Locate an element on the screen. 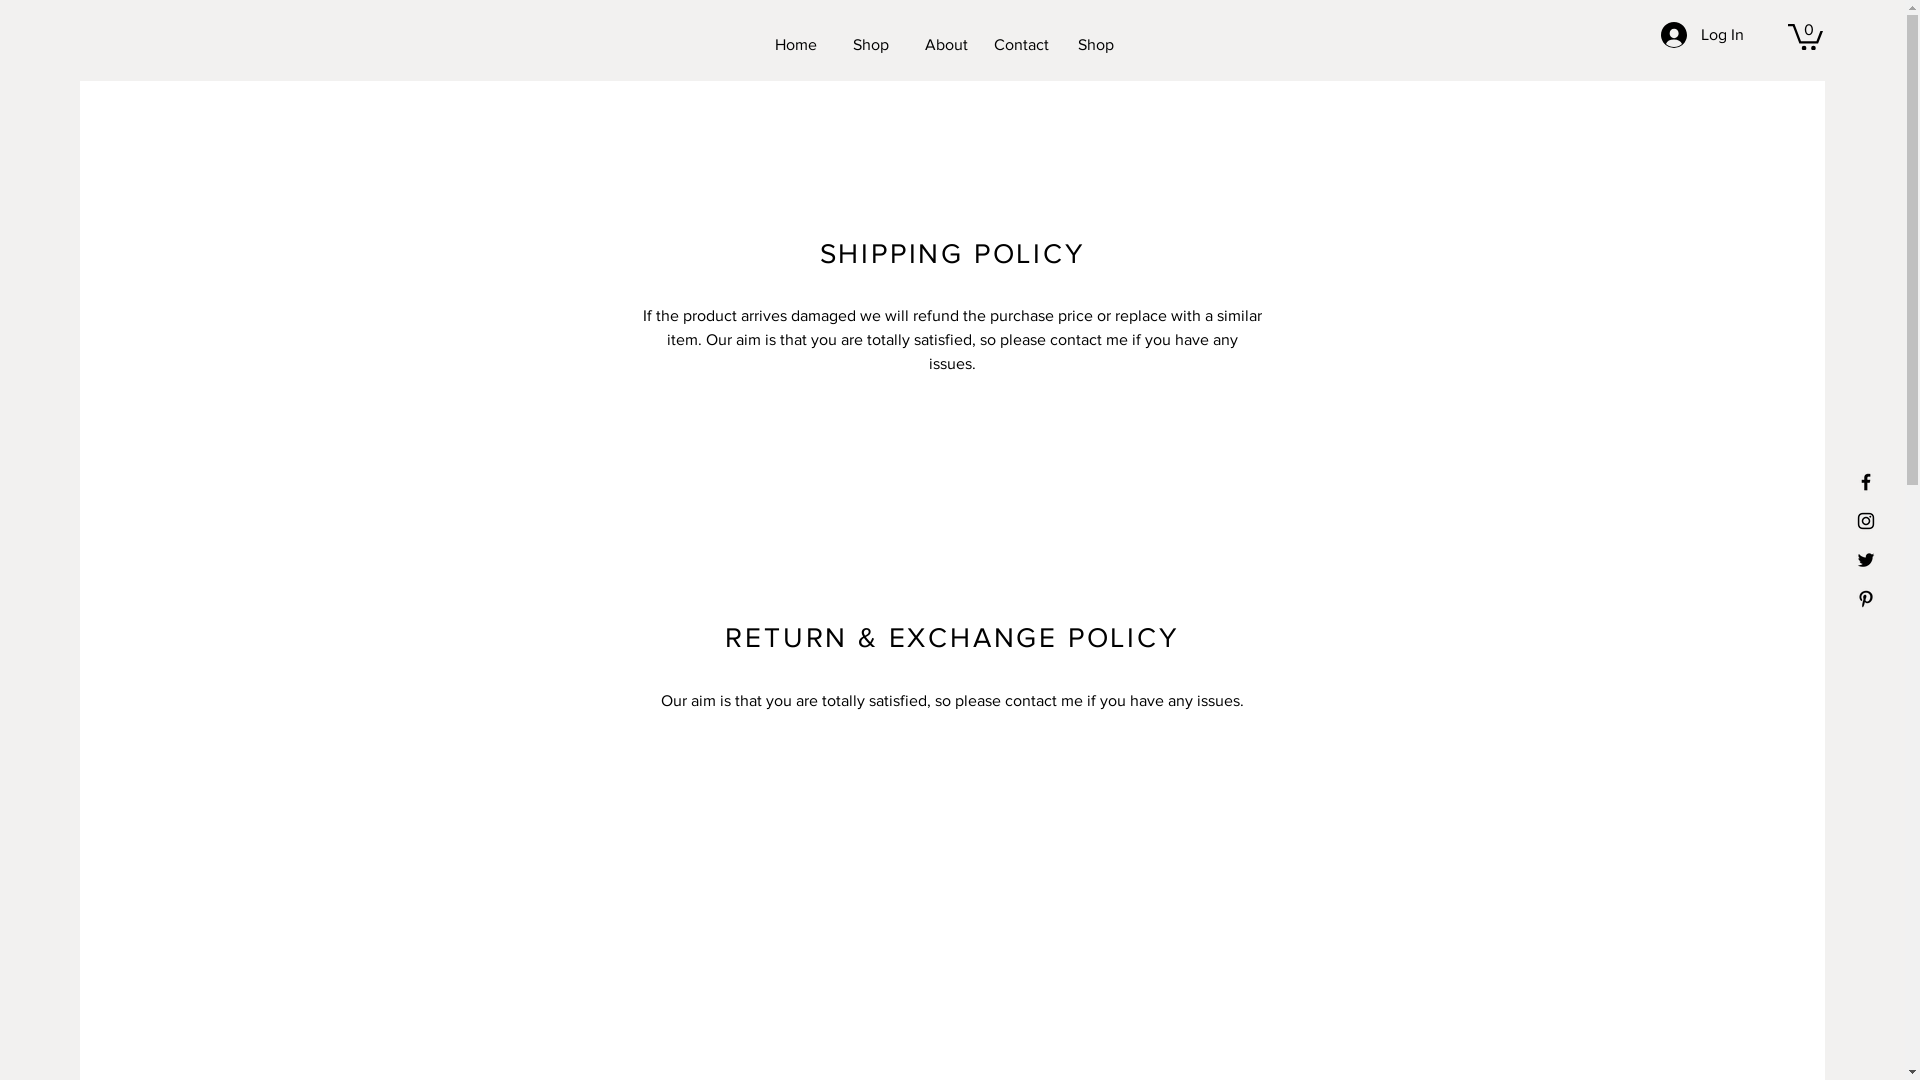 The image size is (1920, 1080). 'Shop' is located at coordinates (871, 45).